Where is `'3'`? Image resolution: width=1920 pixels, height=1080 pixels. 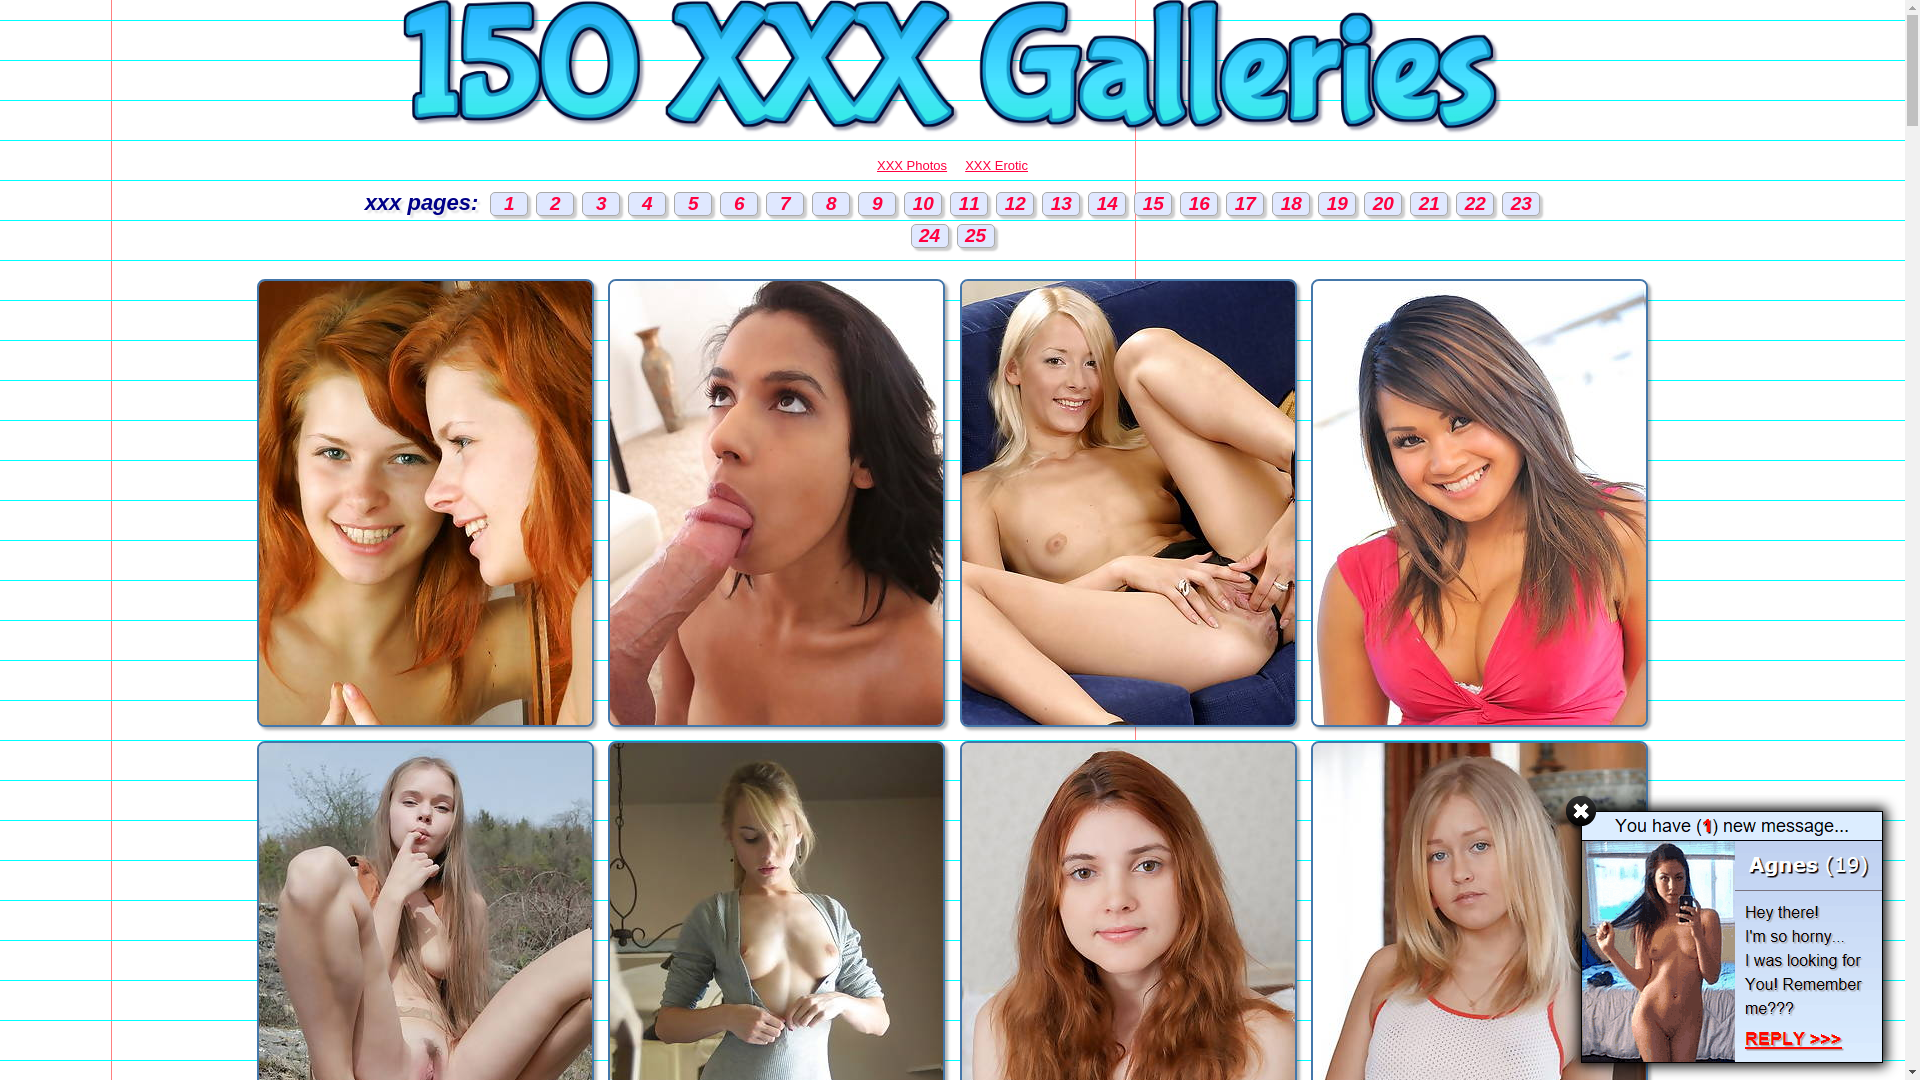 '3' is located at coordinates (599, 204).